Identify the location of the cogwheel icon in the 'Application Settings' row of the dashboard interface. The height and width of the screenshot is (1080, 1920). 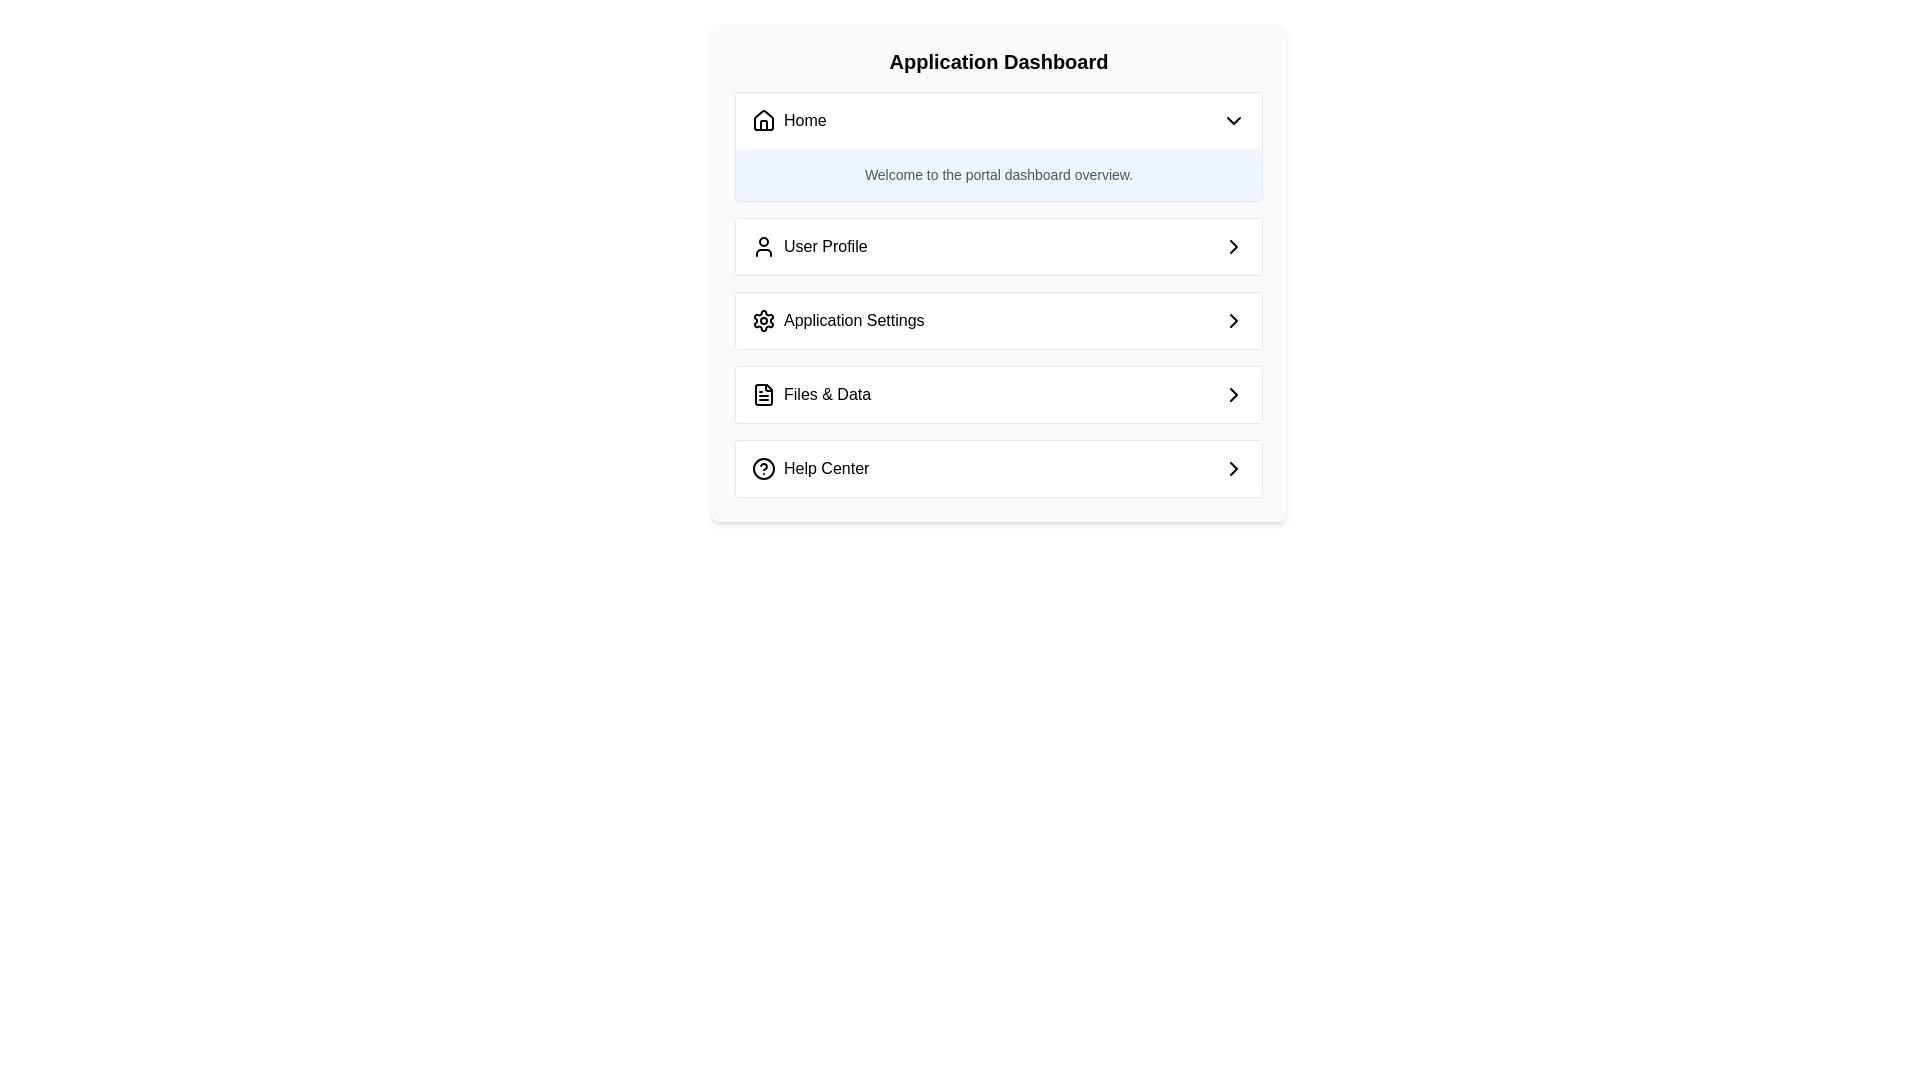
(762, 319).